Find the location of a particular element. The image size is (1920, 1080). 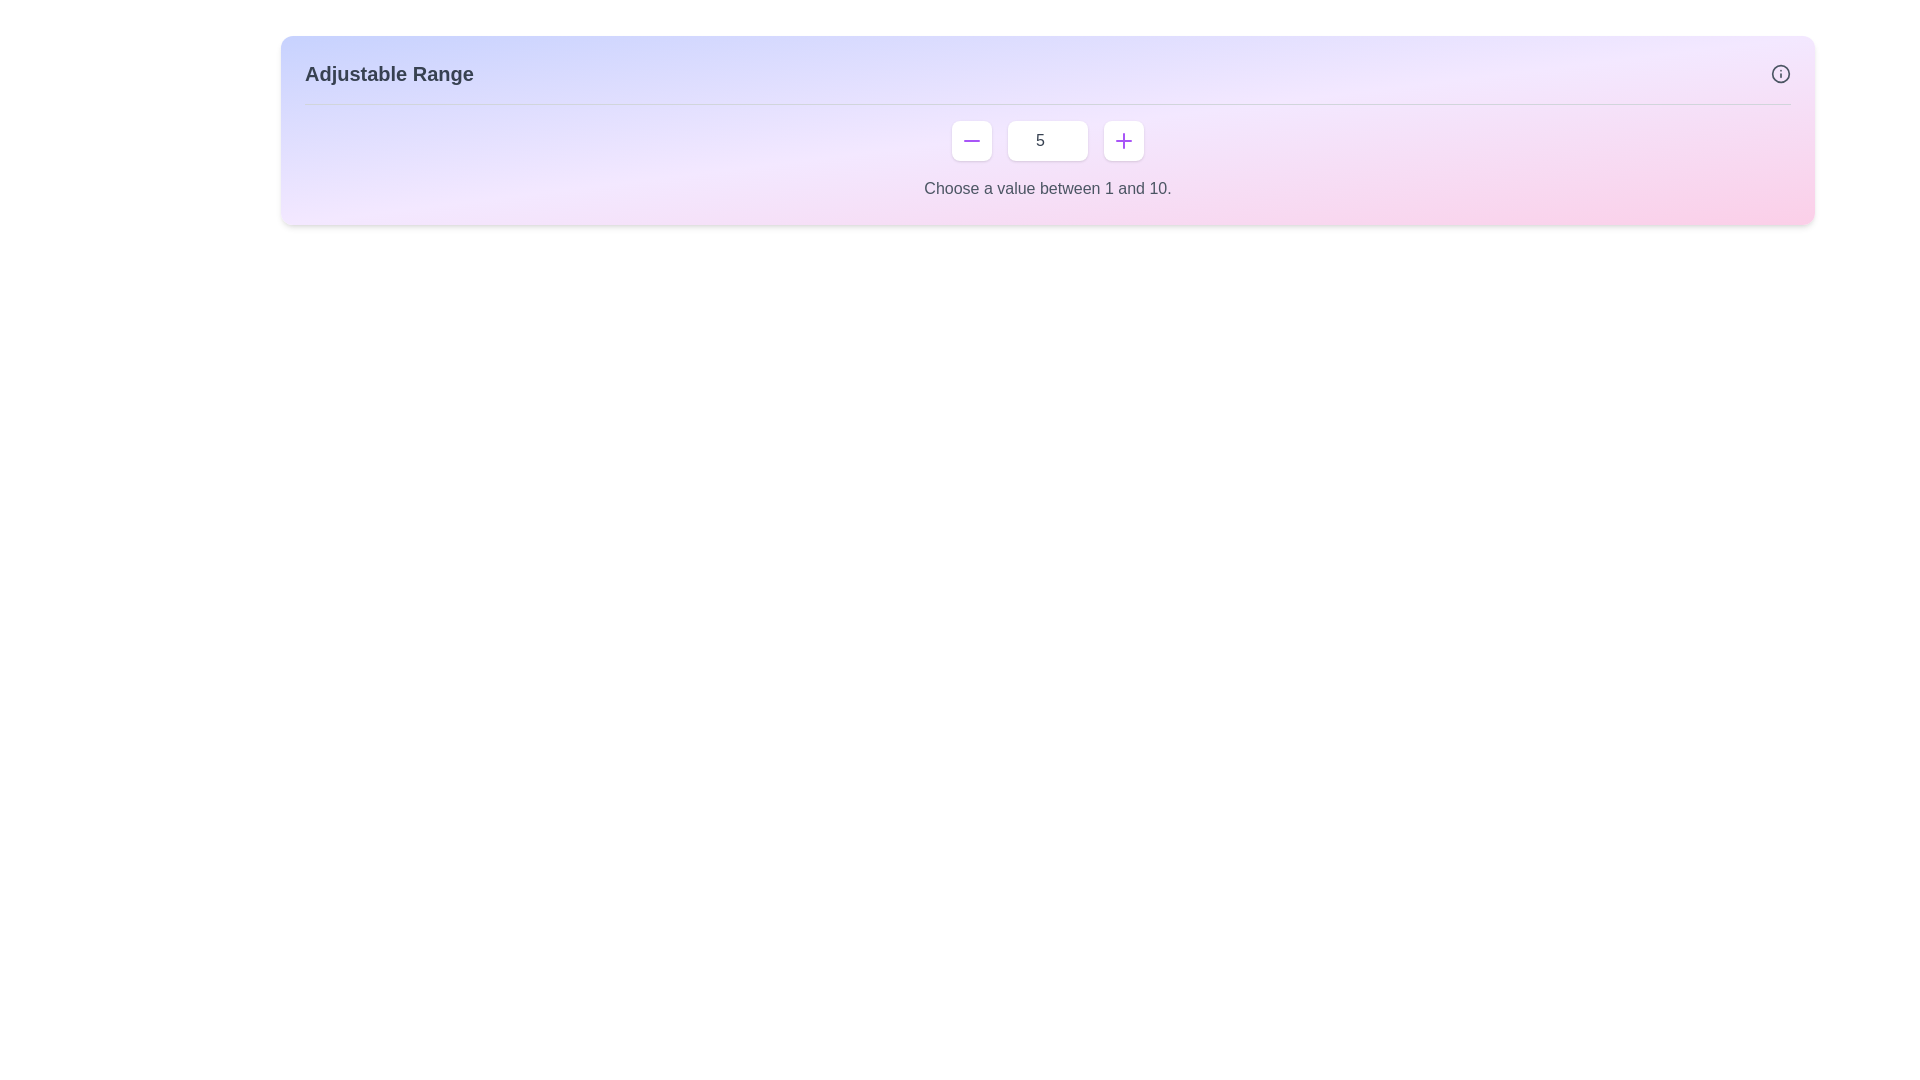

the bold, extra-large dark gray text 'Adjustable Range' located in the top-left segment of the horizontal bar is located at coordinates (389, 72).